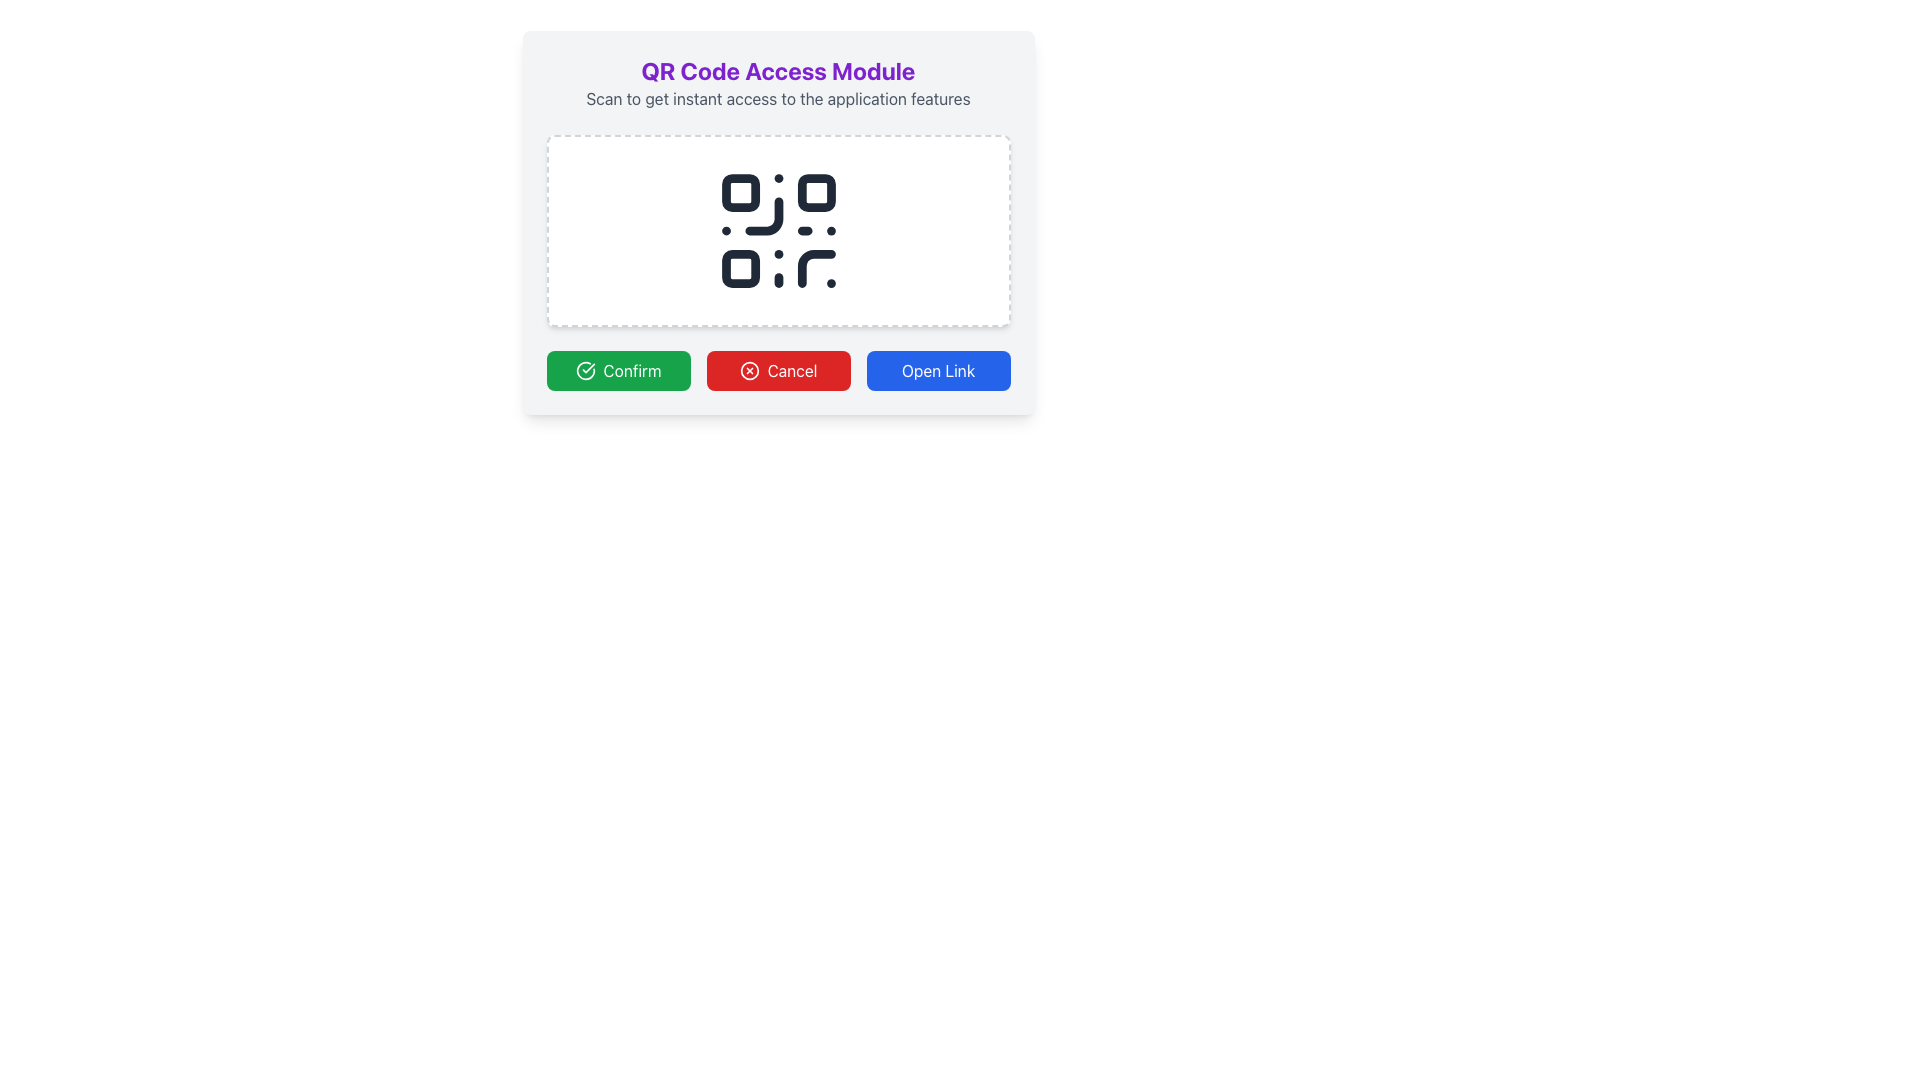 Image resolution: width=1920 pixels, height=1080 pixels. What do you see at coordinates (762, 216) in the screenshot?
I see `the curved line that forms an incomplete rectangular loop, located near the central-left area of the QR code icon` at bounding box center [762, 216].